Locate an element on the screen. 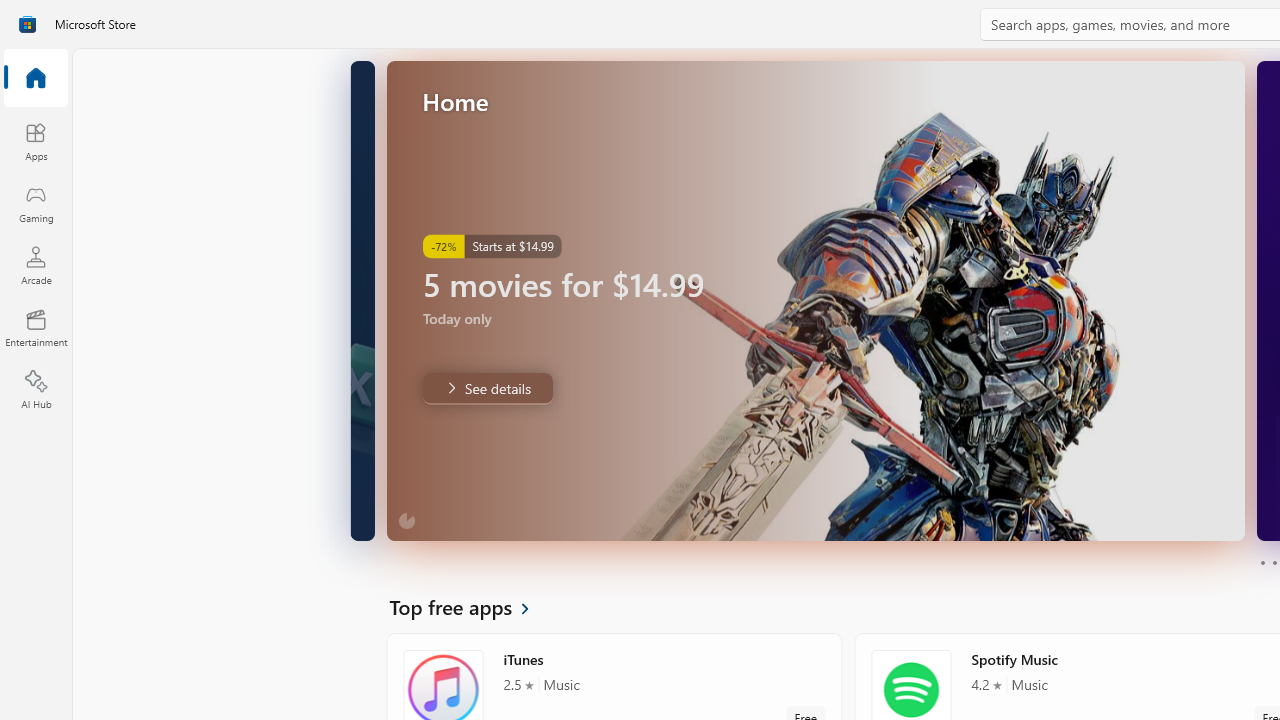 This screenshot has width=1280, height=720. 'See all  Top free apps' is located at coordinates (470, 605).